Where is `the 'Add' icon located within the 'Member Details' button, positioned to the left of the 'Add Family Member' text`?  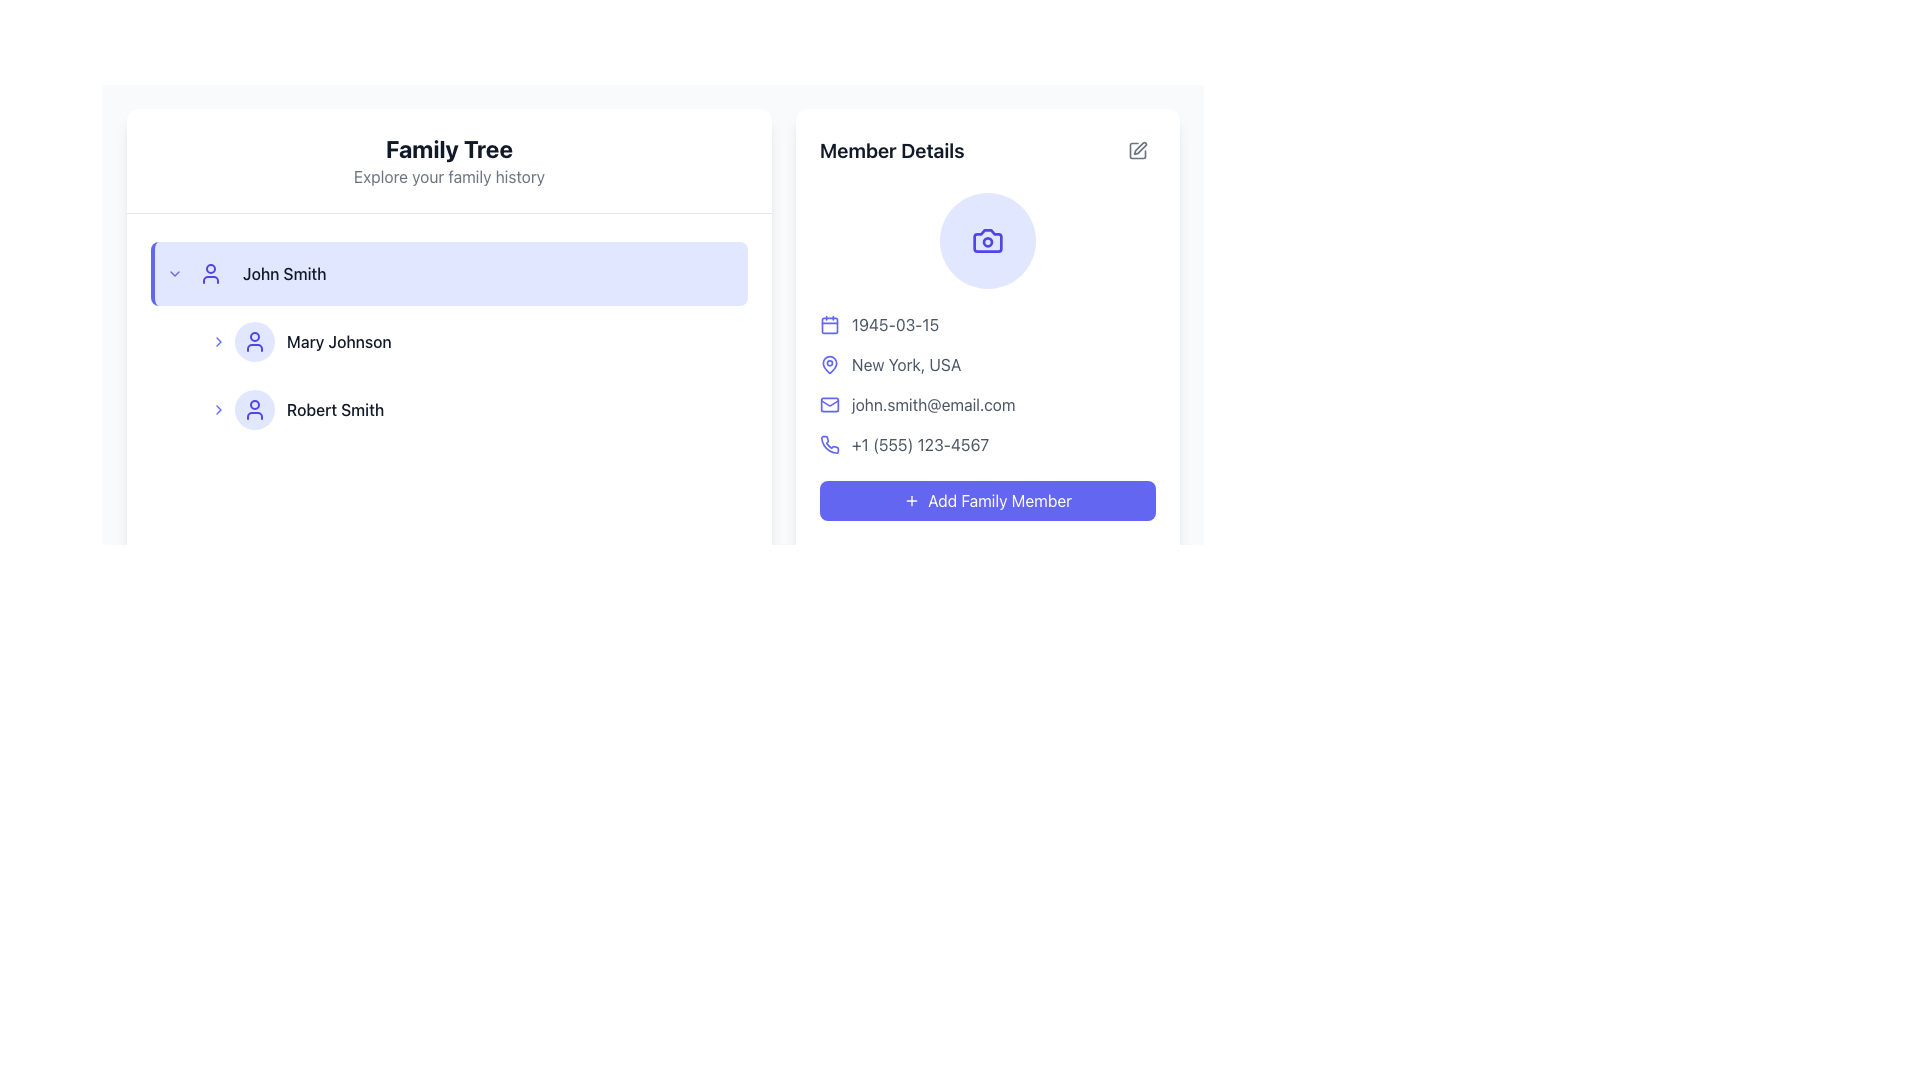 the 'Add' icon located within the 'Member Details' button, positioned to the left of the 'Add Family Member' text is located at coordinates (911, 500).